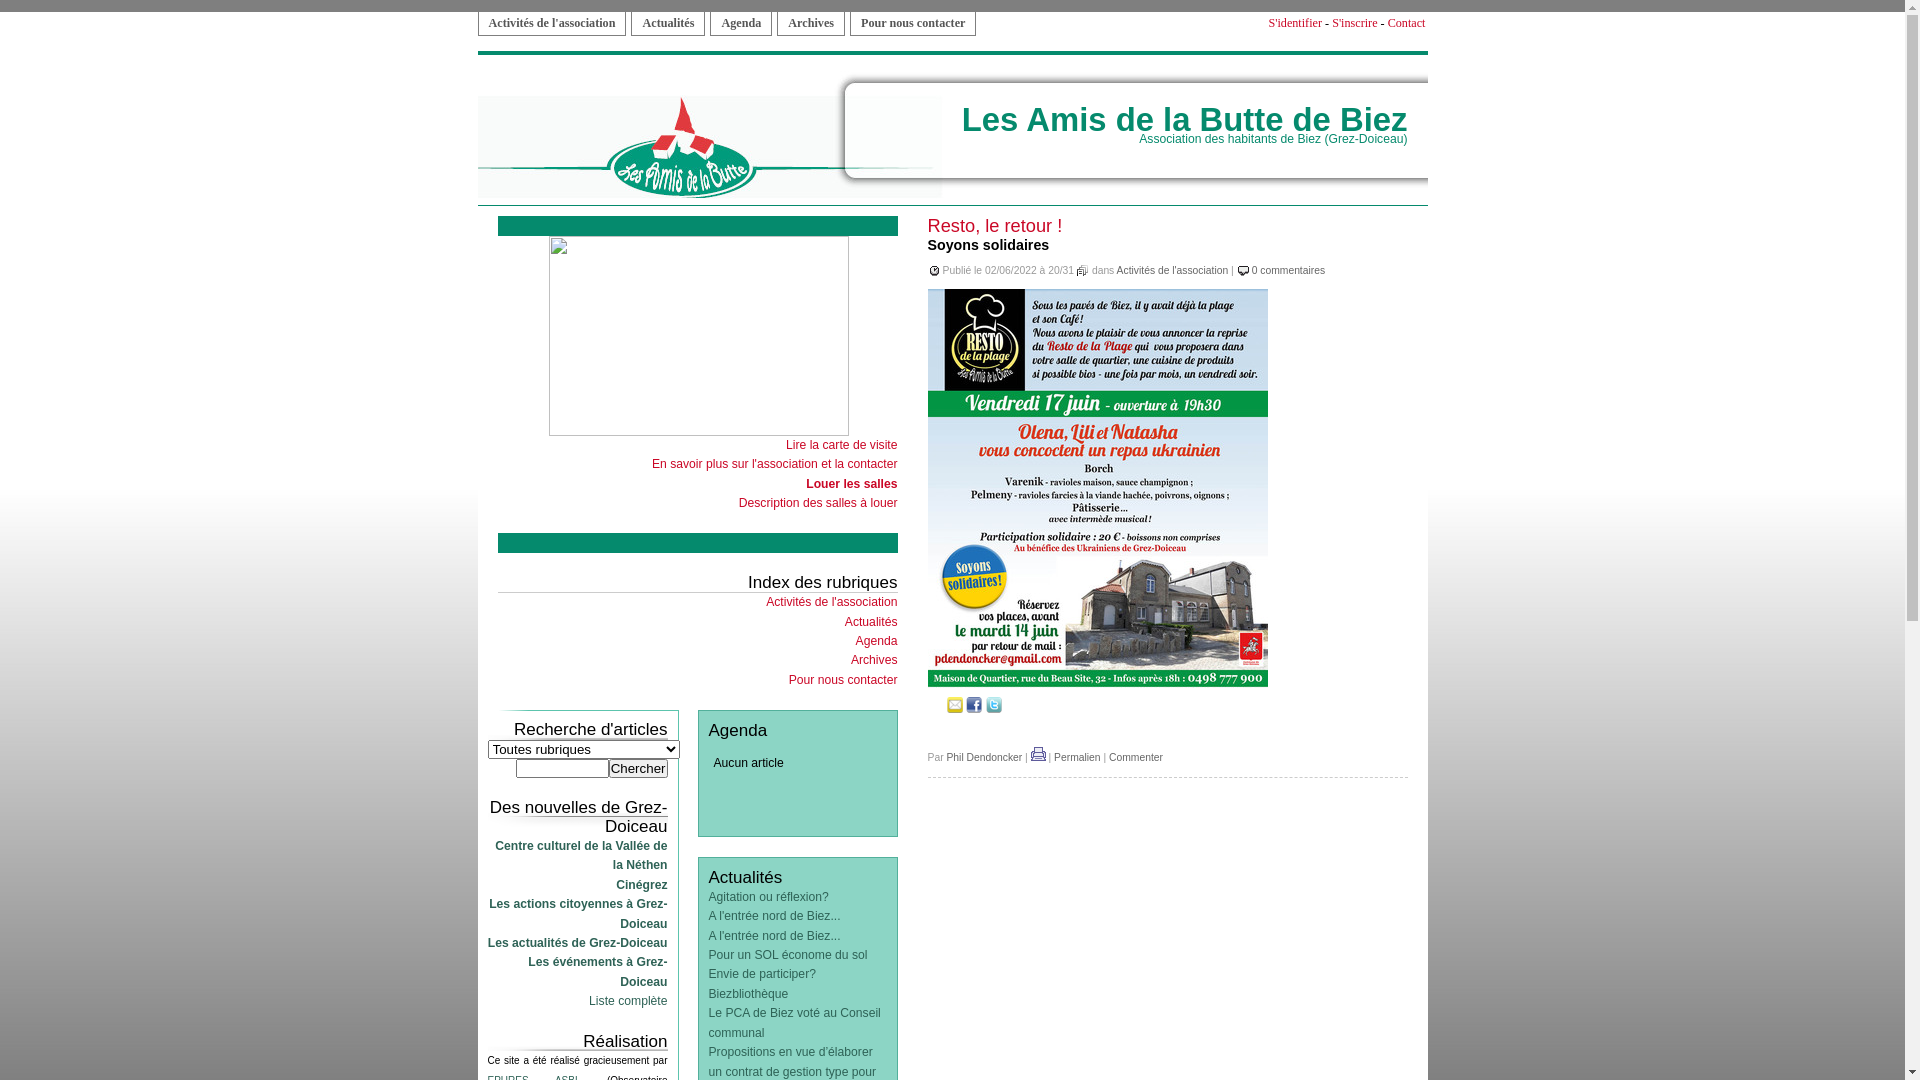 The width and height of the screenshot is (1920, 1080). Describe the element at coordinates (911, 23) in the screenshot. I see `'Pour nous contacter'` at that location.